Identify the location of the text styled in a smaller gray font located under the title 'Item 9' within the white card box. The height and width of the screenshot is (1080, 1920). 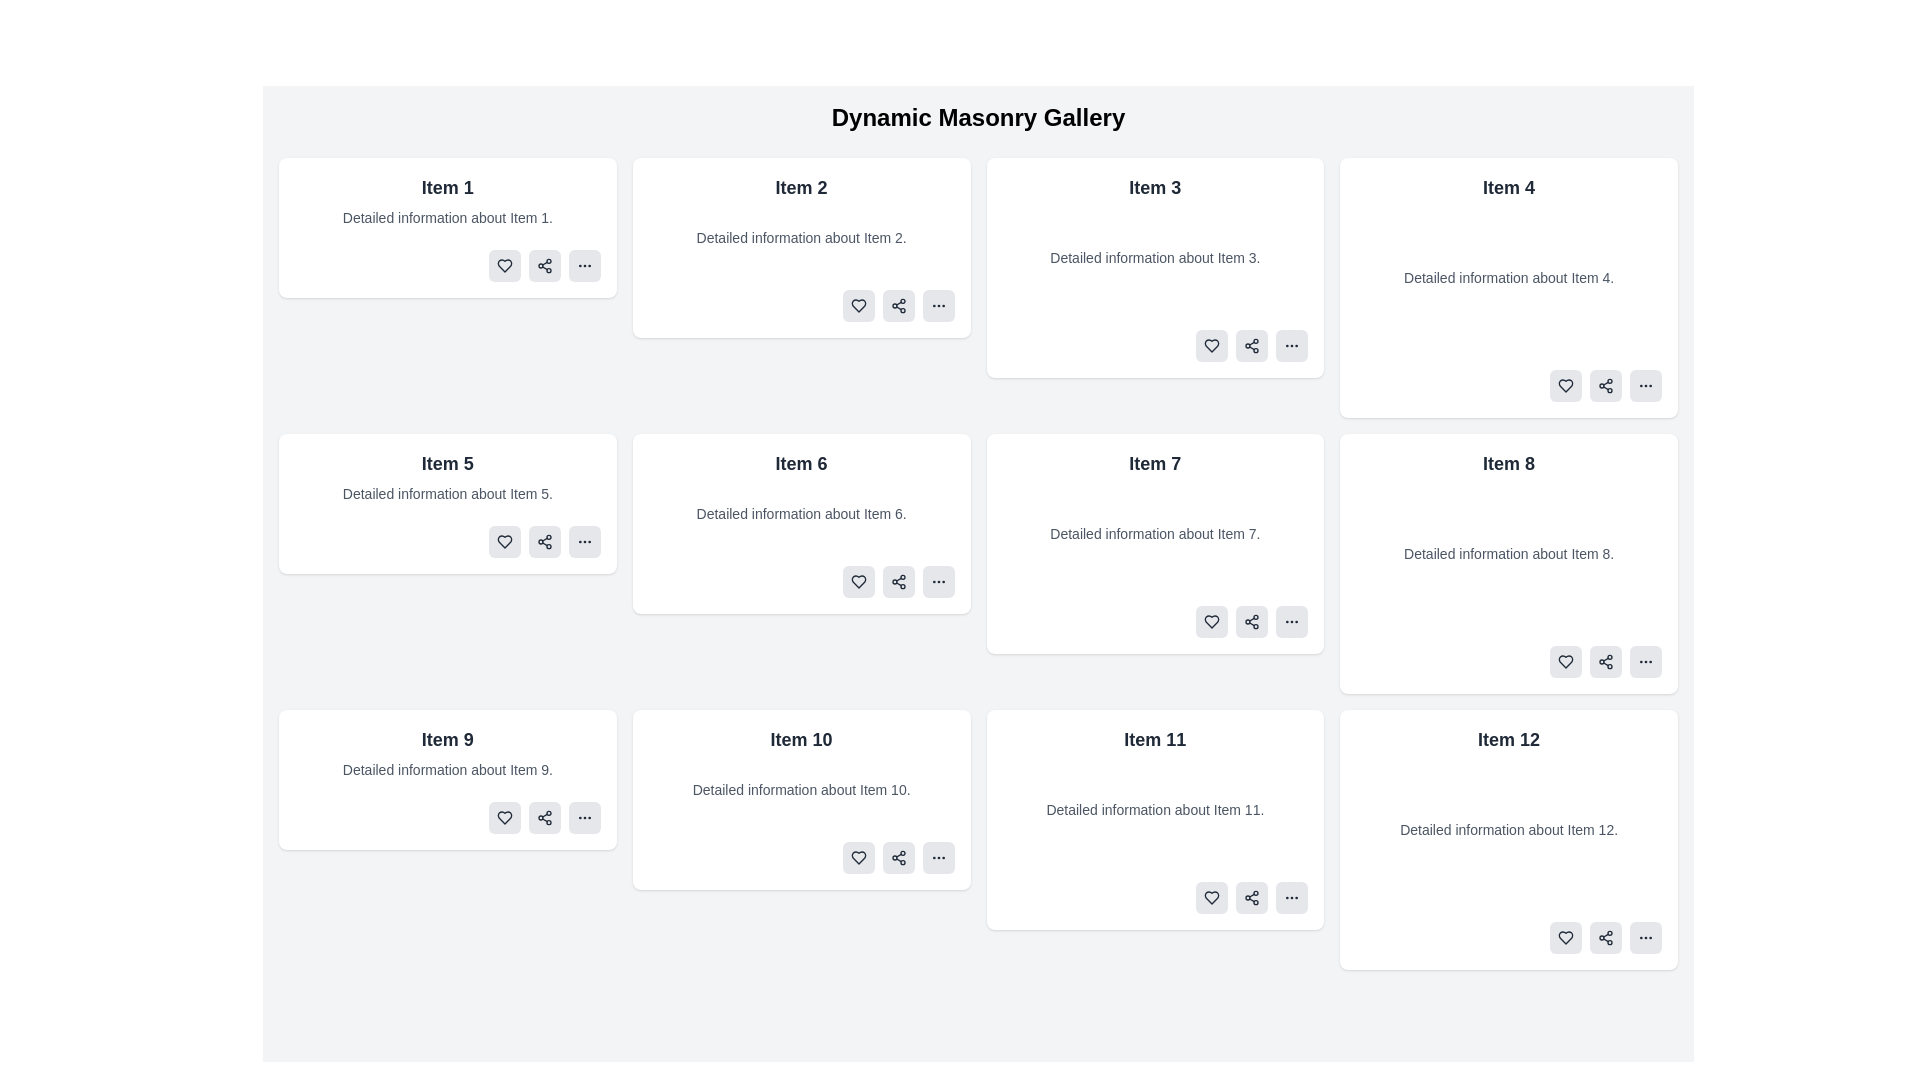
(446, 769).